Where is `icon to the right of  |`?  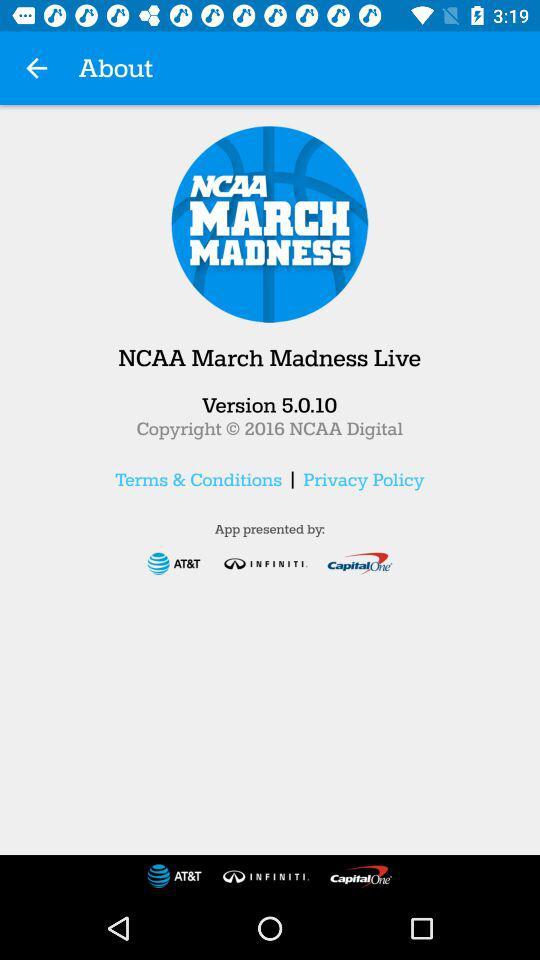 icon to the right of  | is located at coordinates (362, 479).